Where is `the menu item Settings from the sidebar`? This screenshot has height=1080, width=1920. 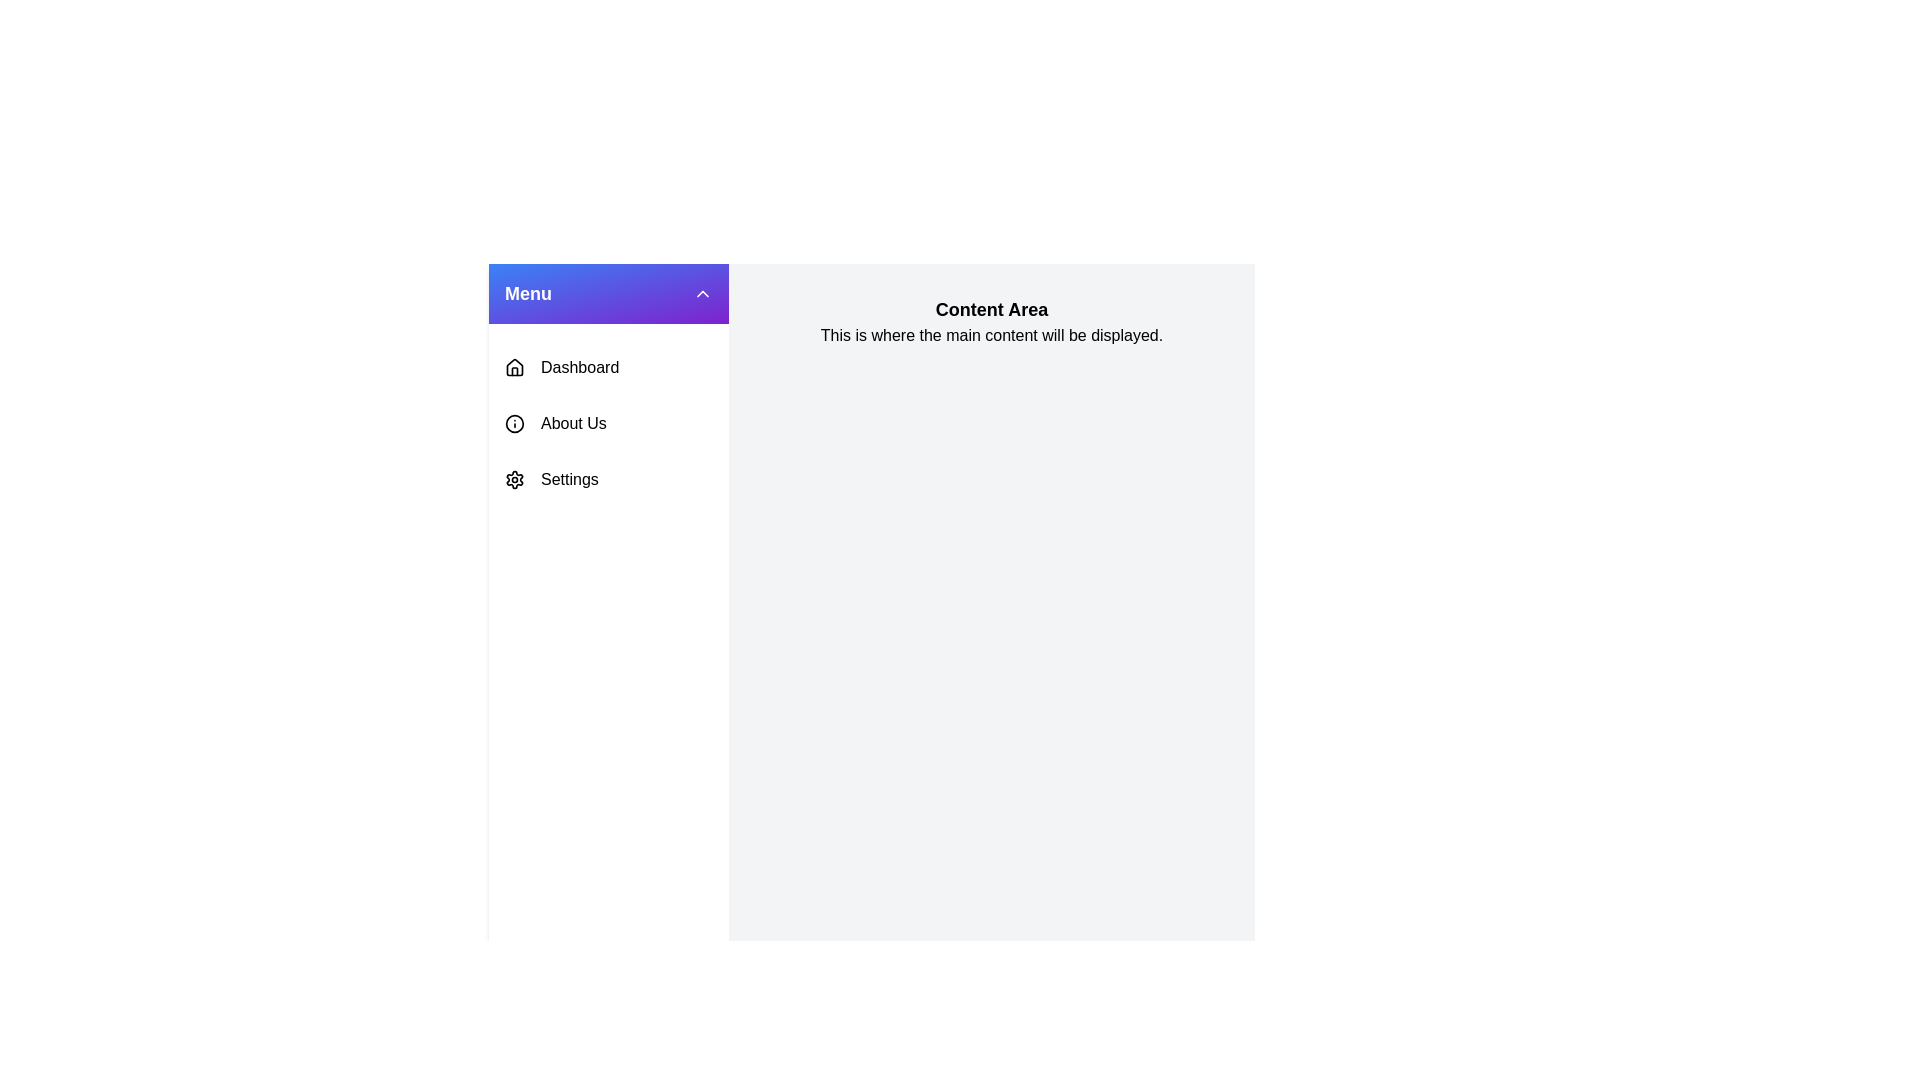
the menu item Settings from the sidebar is located at coordinates (608, 479).